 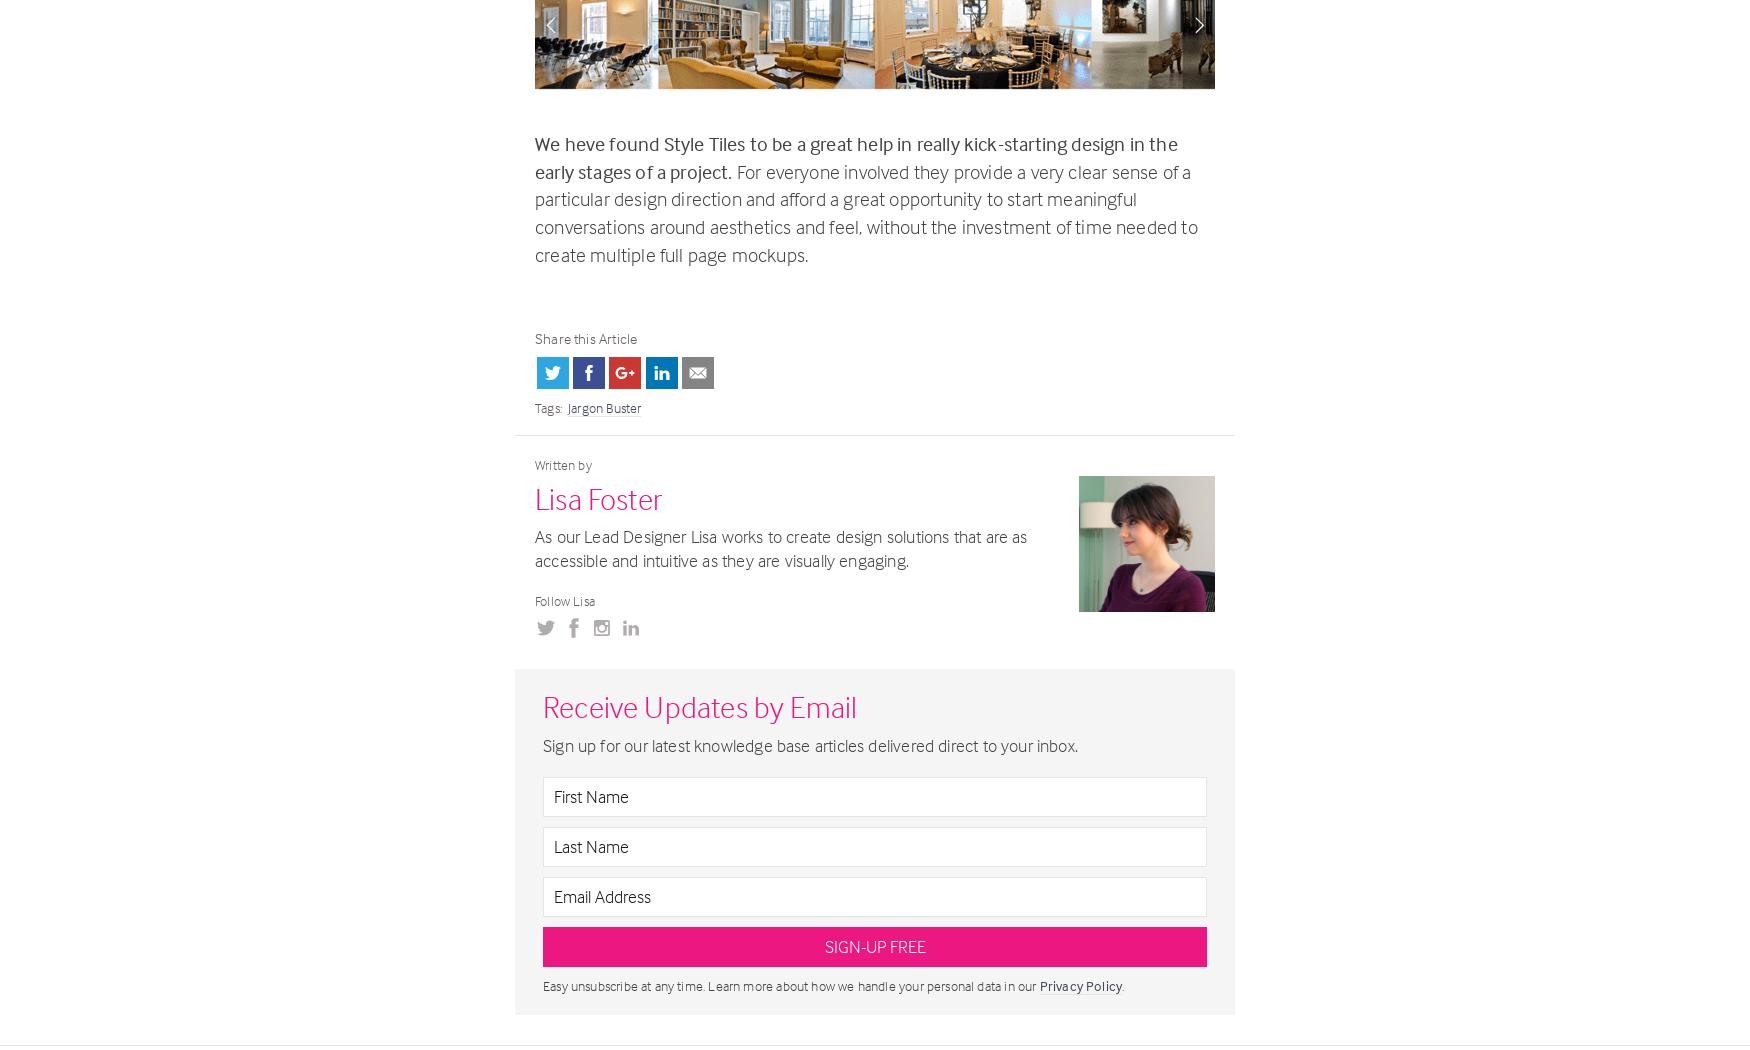 I want to click on 'Follow Lisa', so click(x=564, y=600).